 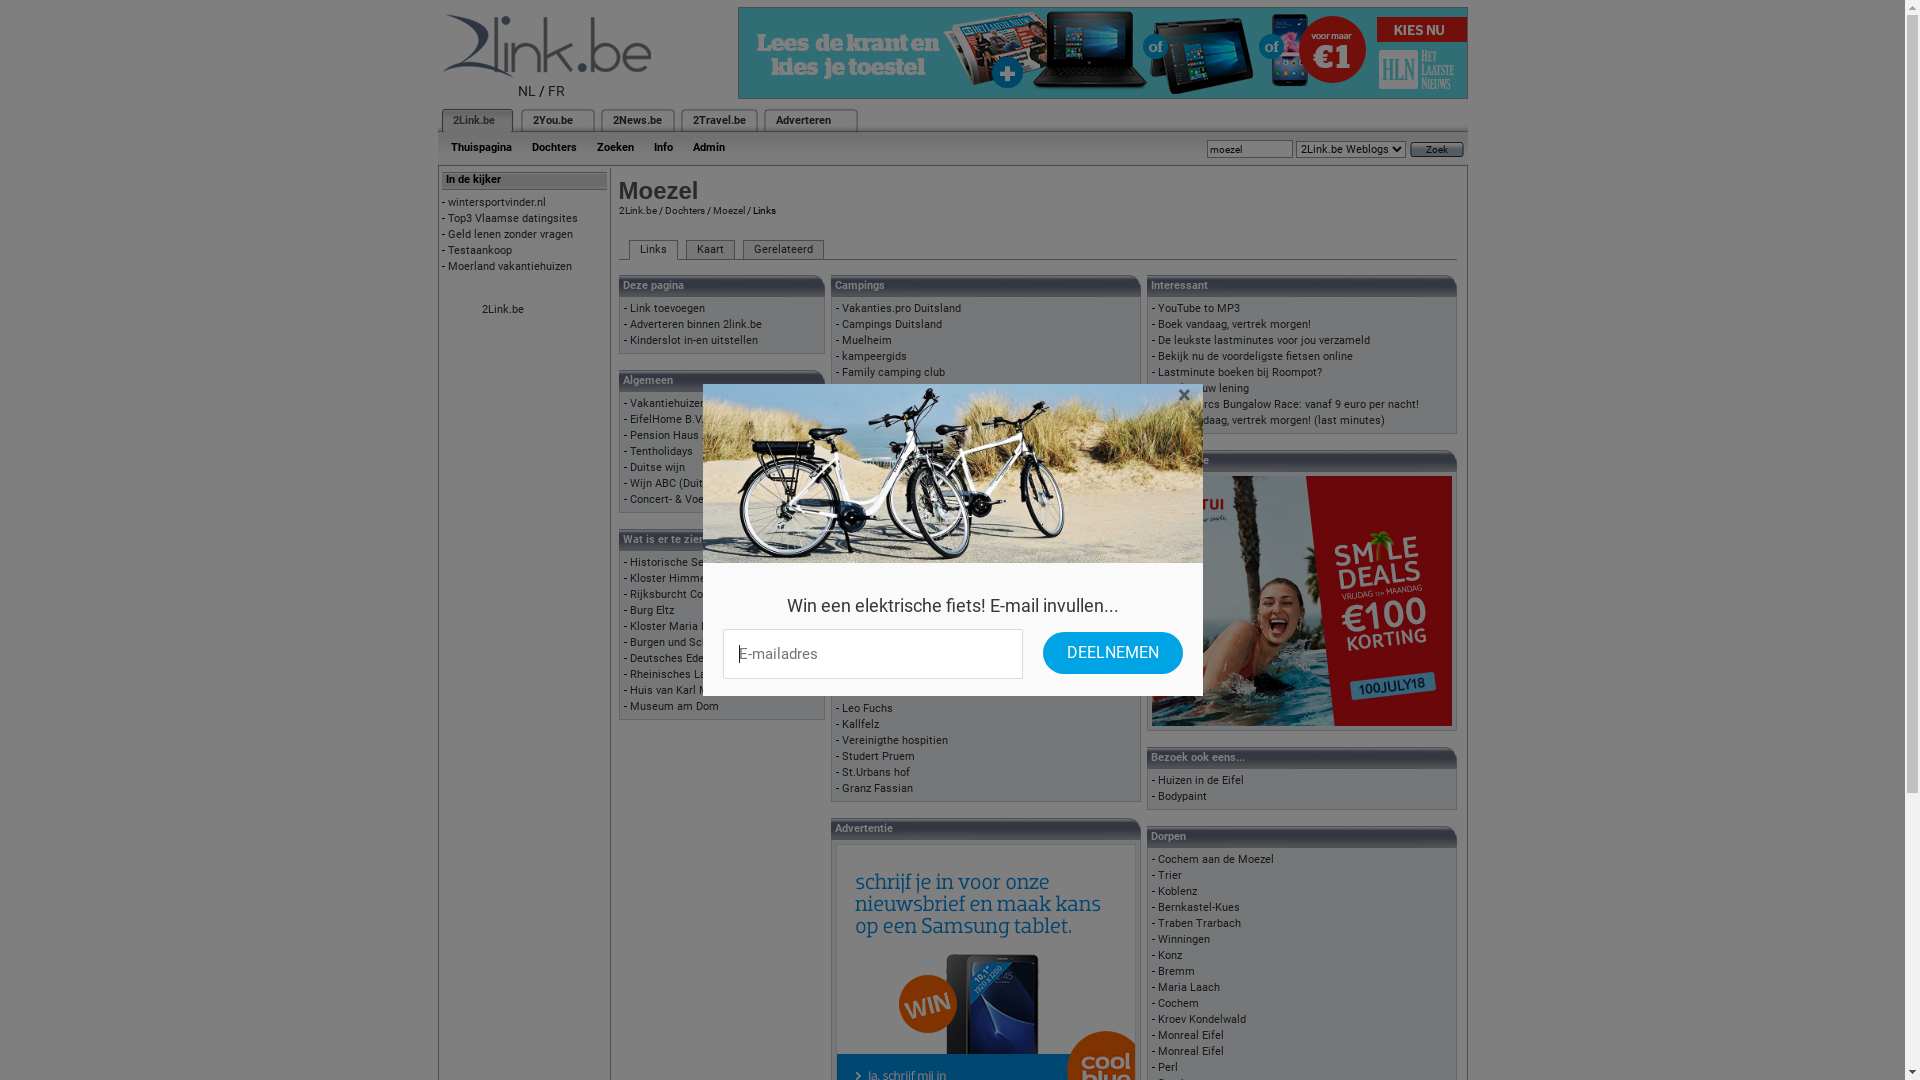 What do you see at coordinates (680, 625) in the screenshot?
I see `'Kloster Maria Laach'` at bounding box center [680, 625].